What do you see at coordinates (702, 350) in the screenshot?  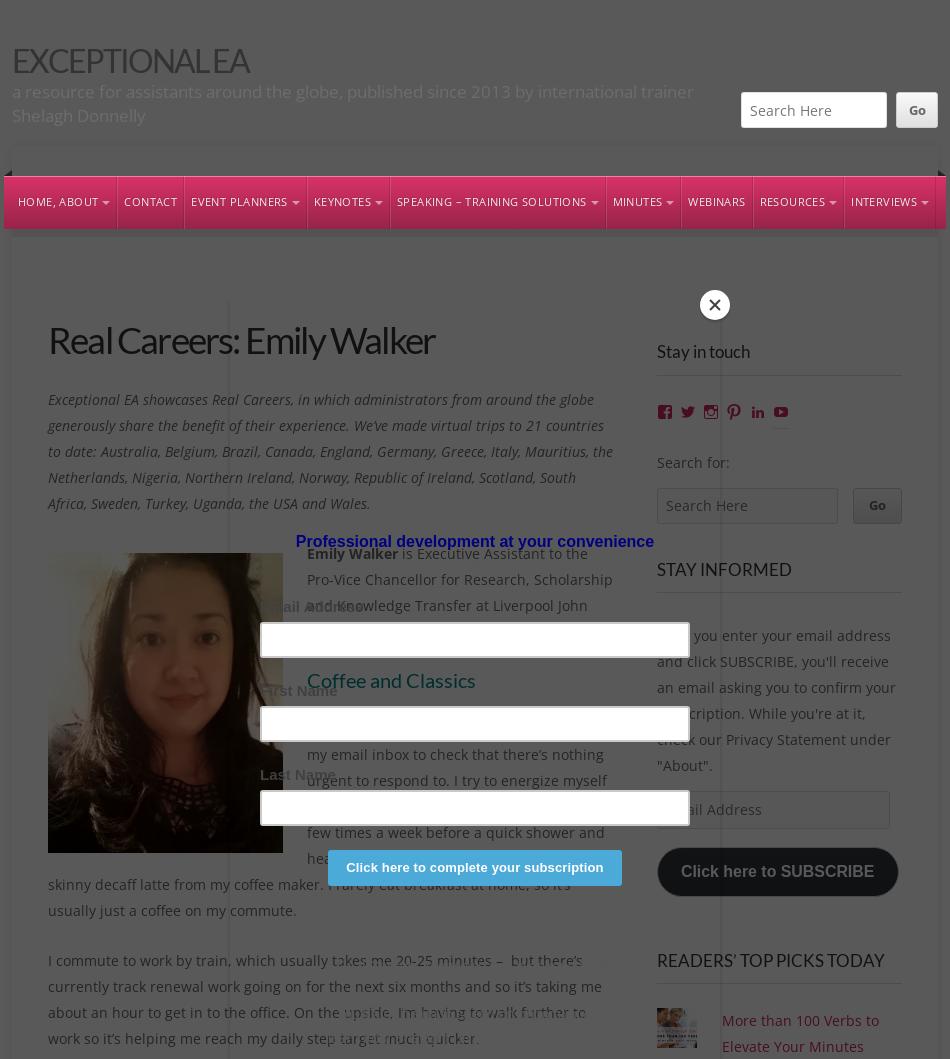 I see `'Stay in touch'` at bounding box center [702, 350].